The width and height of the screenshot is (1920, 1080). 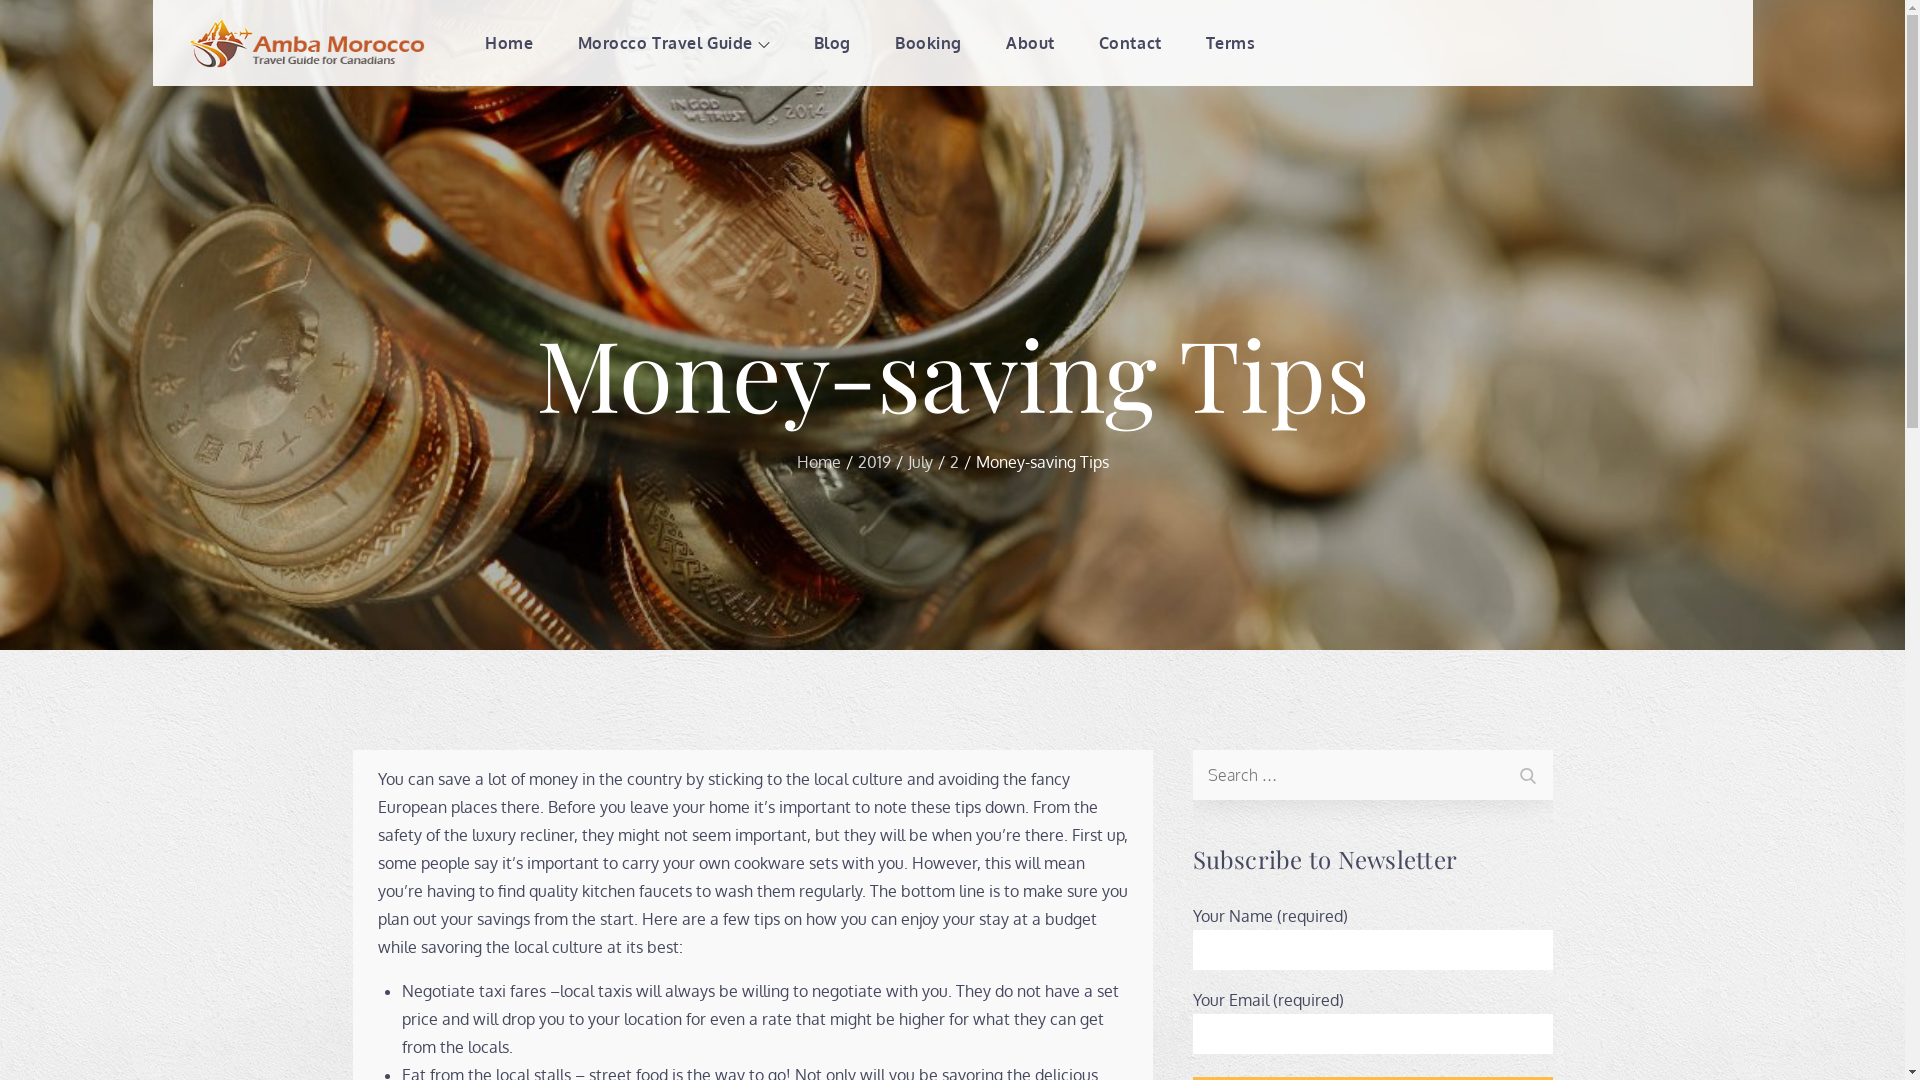 I want to click on 'Booking', so click(x=927, y=42).